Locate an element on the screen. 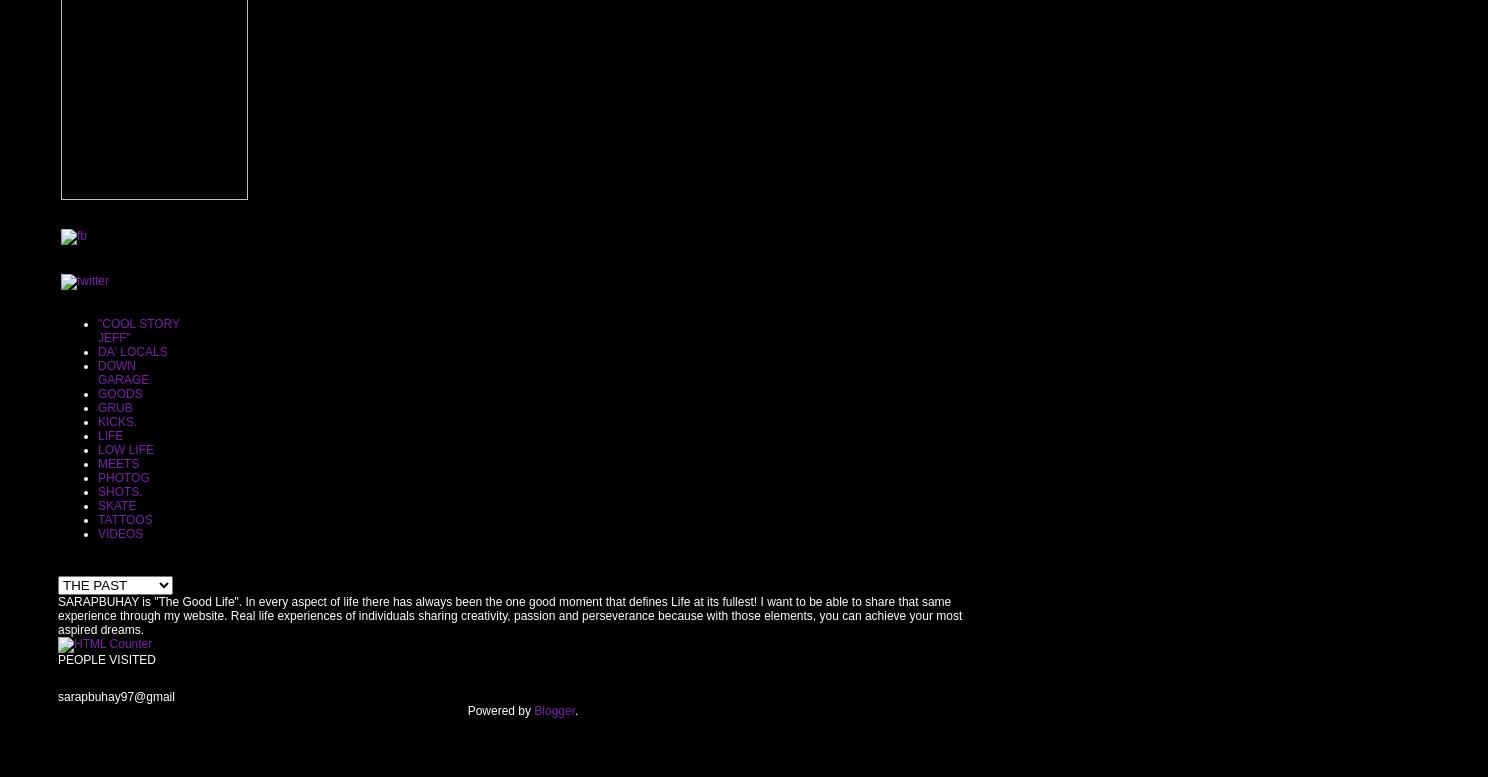 The image size is (1488, 777). 'GOODS' is located at coordinates (97, 392).